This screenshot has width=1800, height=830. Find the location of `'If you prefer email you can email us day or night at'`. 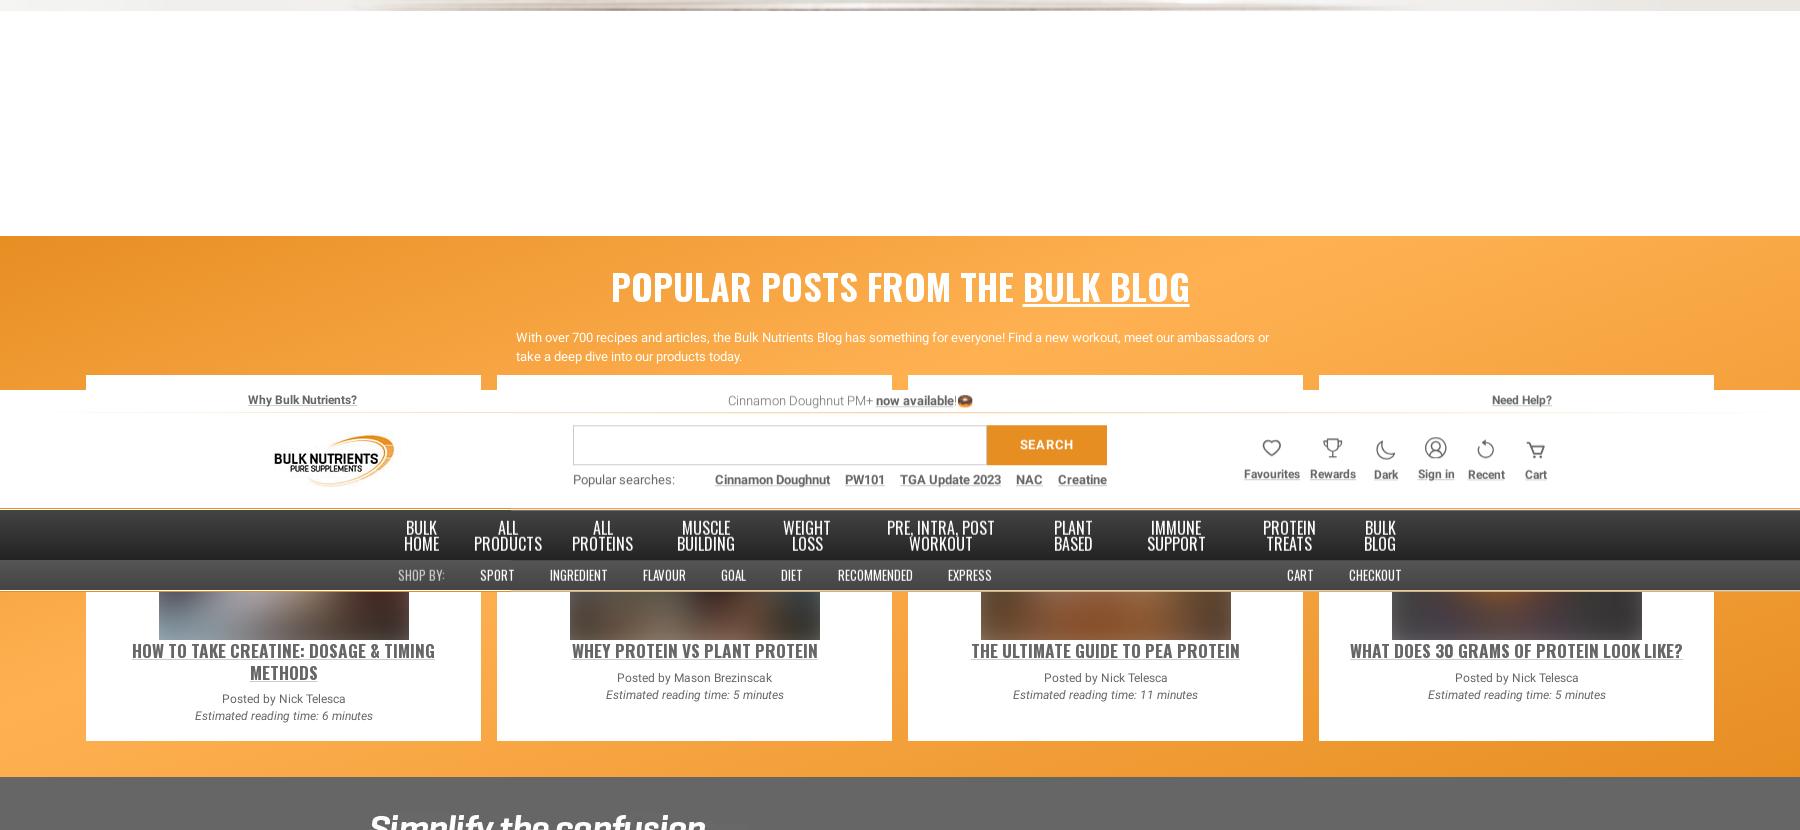

'If you prefer email you can email us day or night at' is located at coordinates (753, 461).